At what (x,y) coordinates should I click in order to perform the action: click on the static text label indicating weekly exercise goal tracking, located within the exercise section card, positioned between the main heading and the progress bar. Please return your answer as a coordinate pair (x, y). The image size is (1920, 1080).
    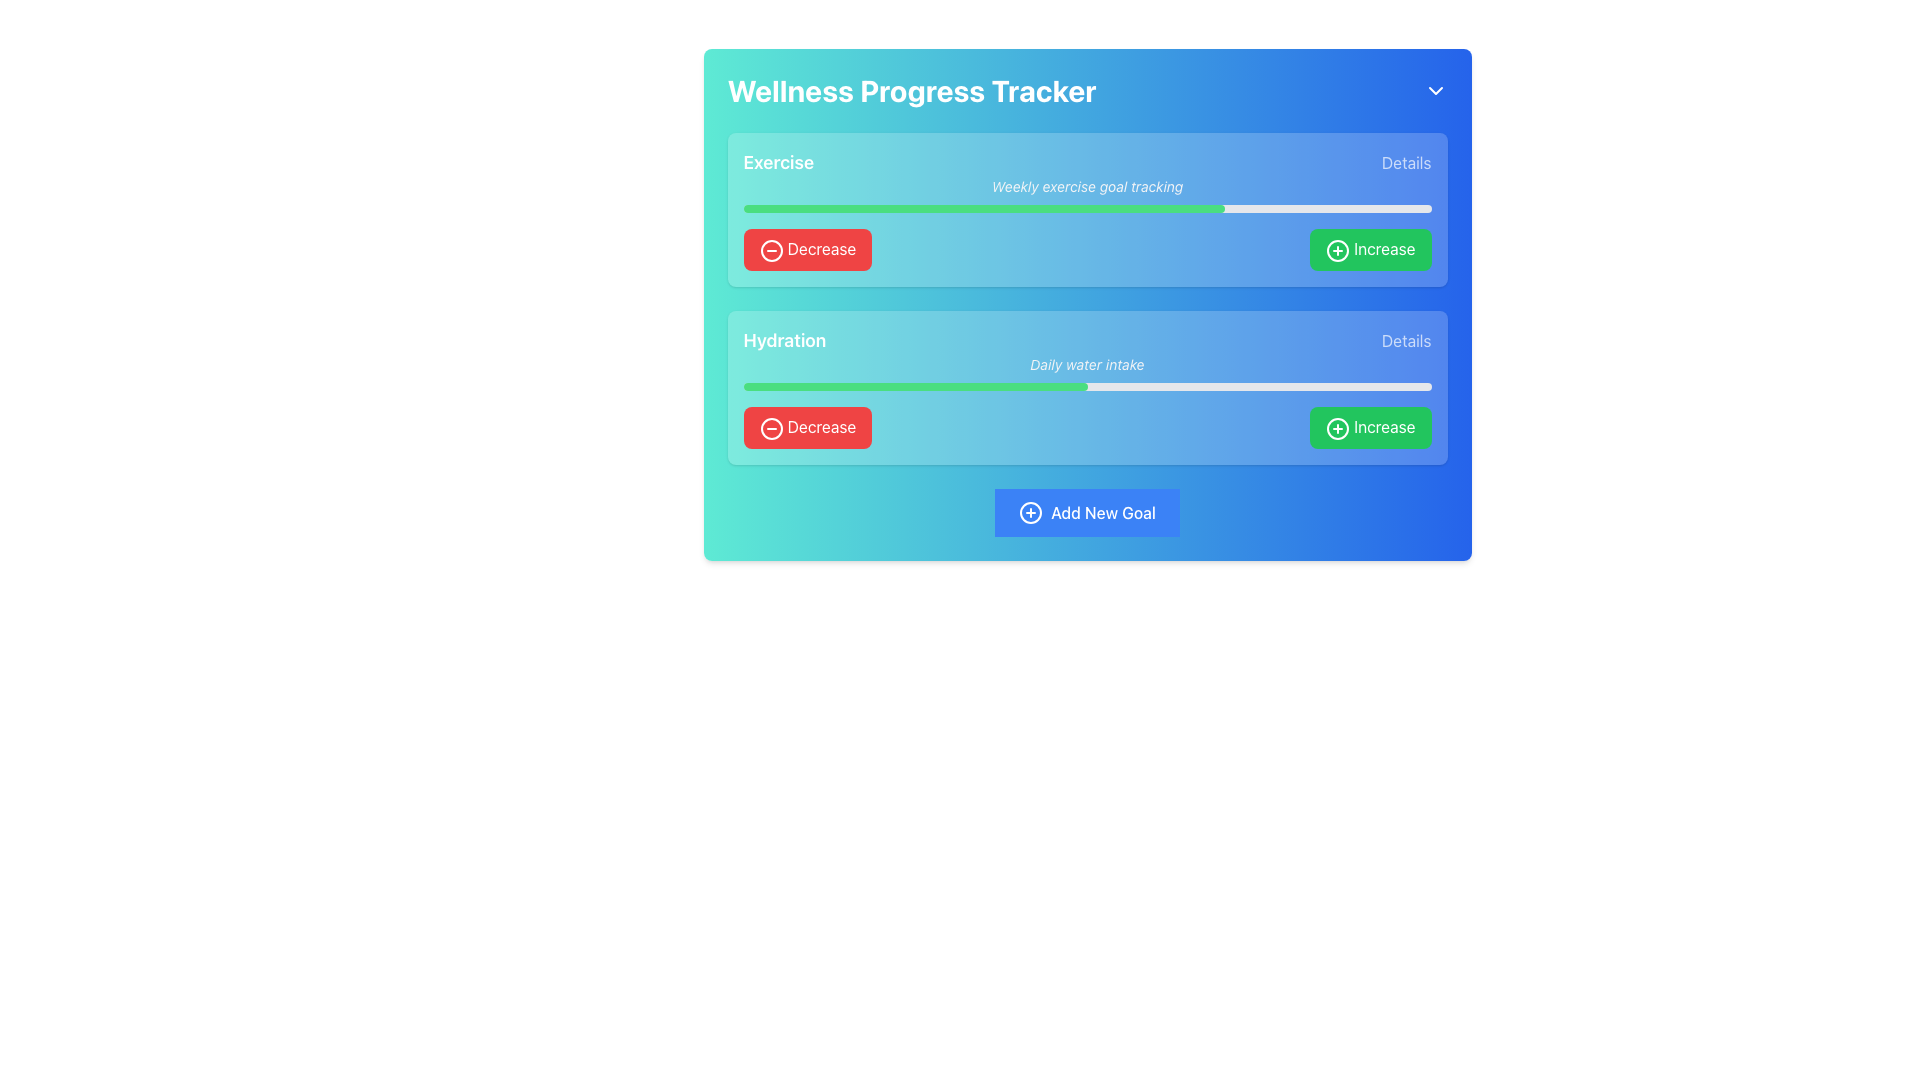
    Looking at the image, I should click on (1086, 186).